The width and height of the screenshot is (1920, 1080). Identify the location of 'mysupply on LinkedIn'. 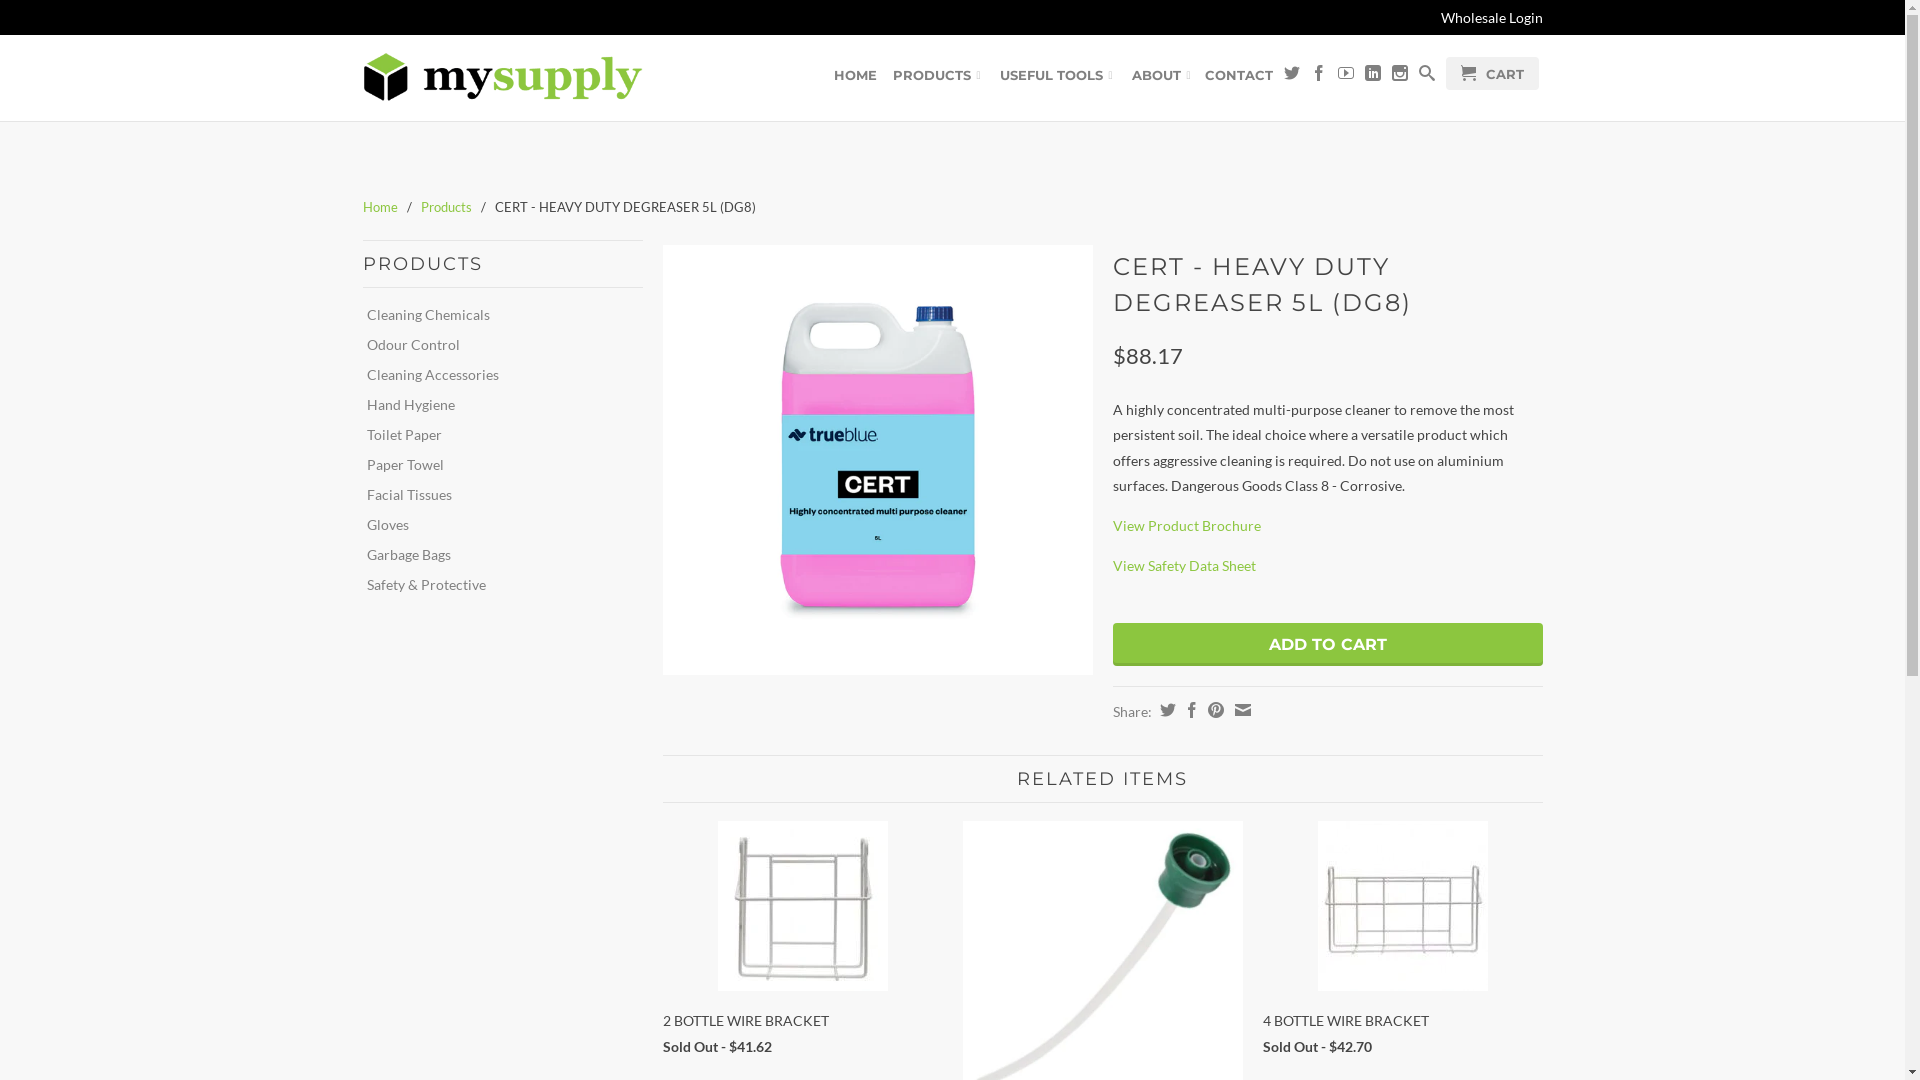
(1371, 76).